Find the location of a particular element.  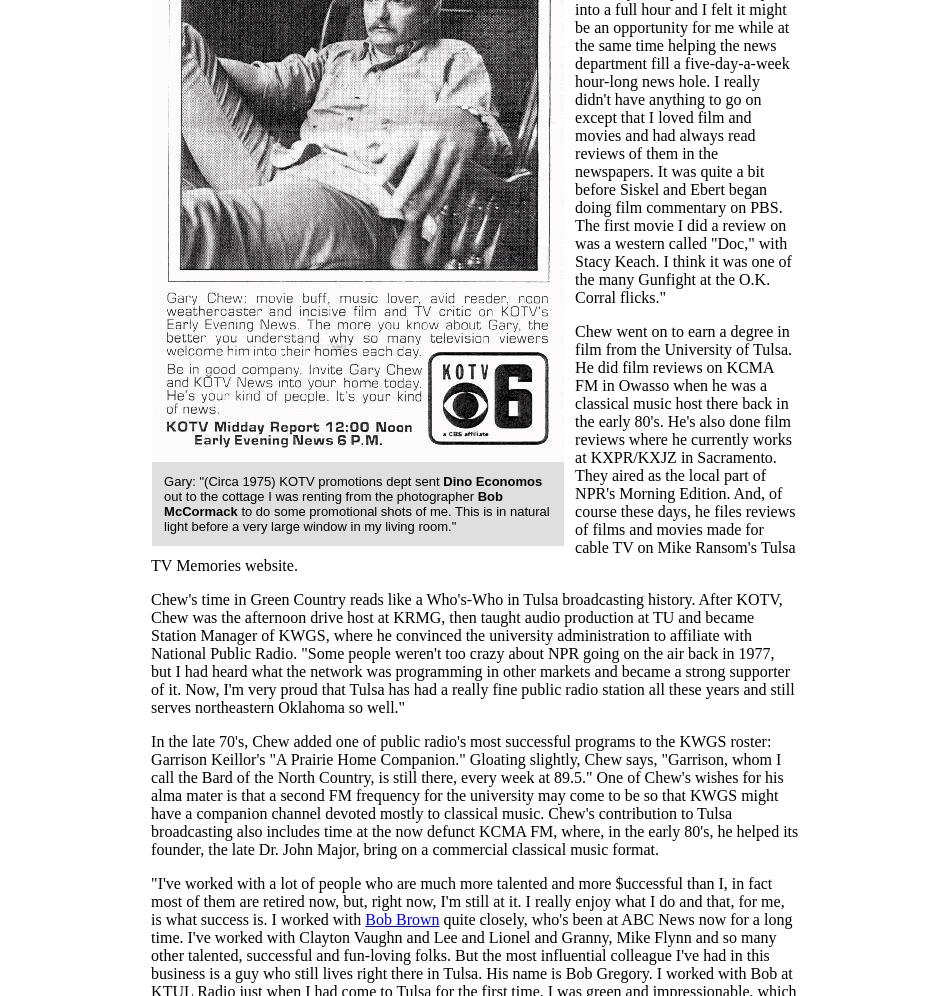

'"I've worked with a lot of people who are much more talented and more $uccessful
	than I, in fact most of them are retired now, but, right now, I'm still at
	it. I really enjoy what I do and that, for me, is what success is. I worked
	with' is located at coordinates (466, 900).